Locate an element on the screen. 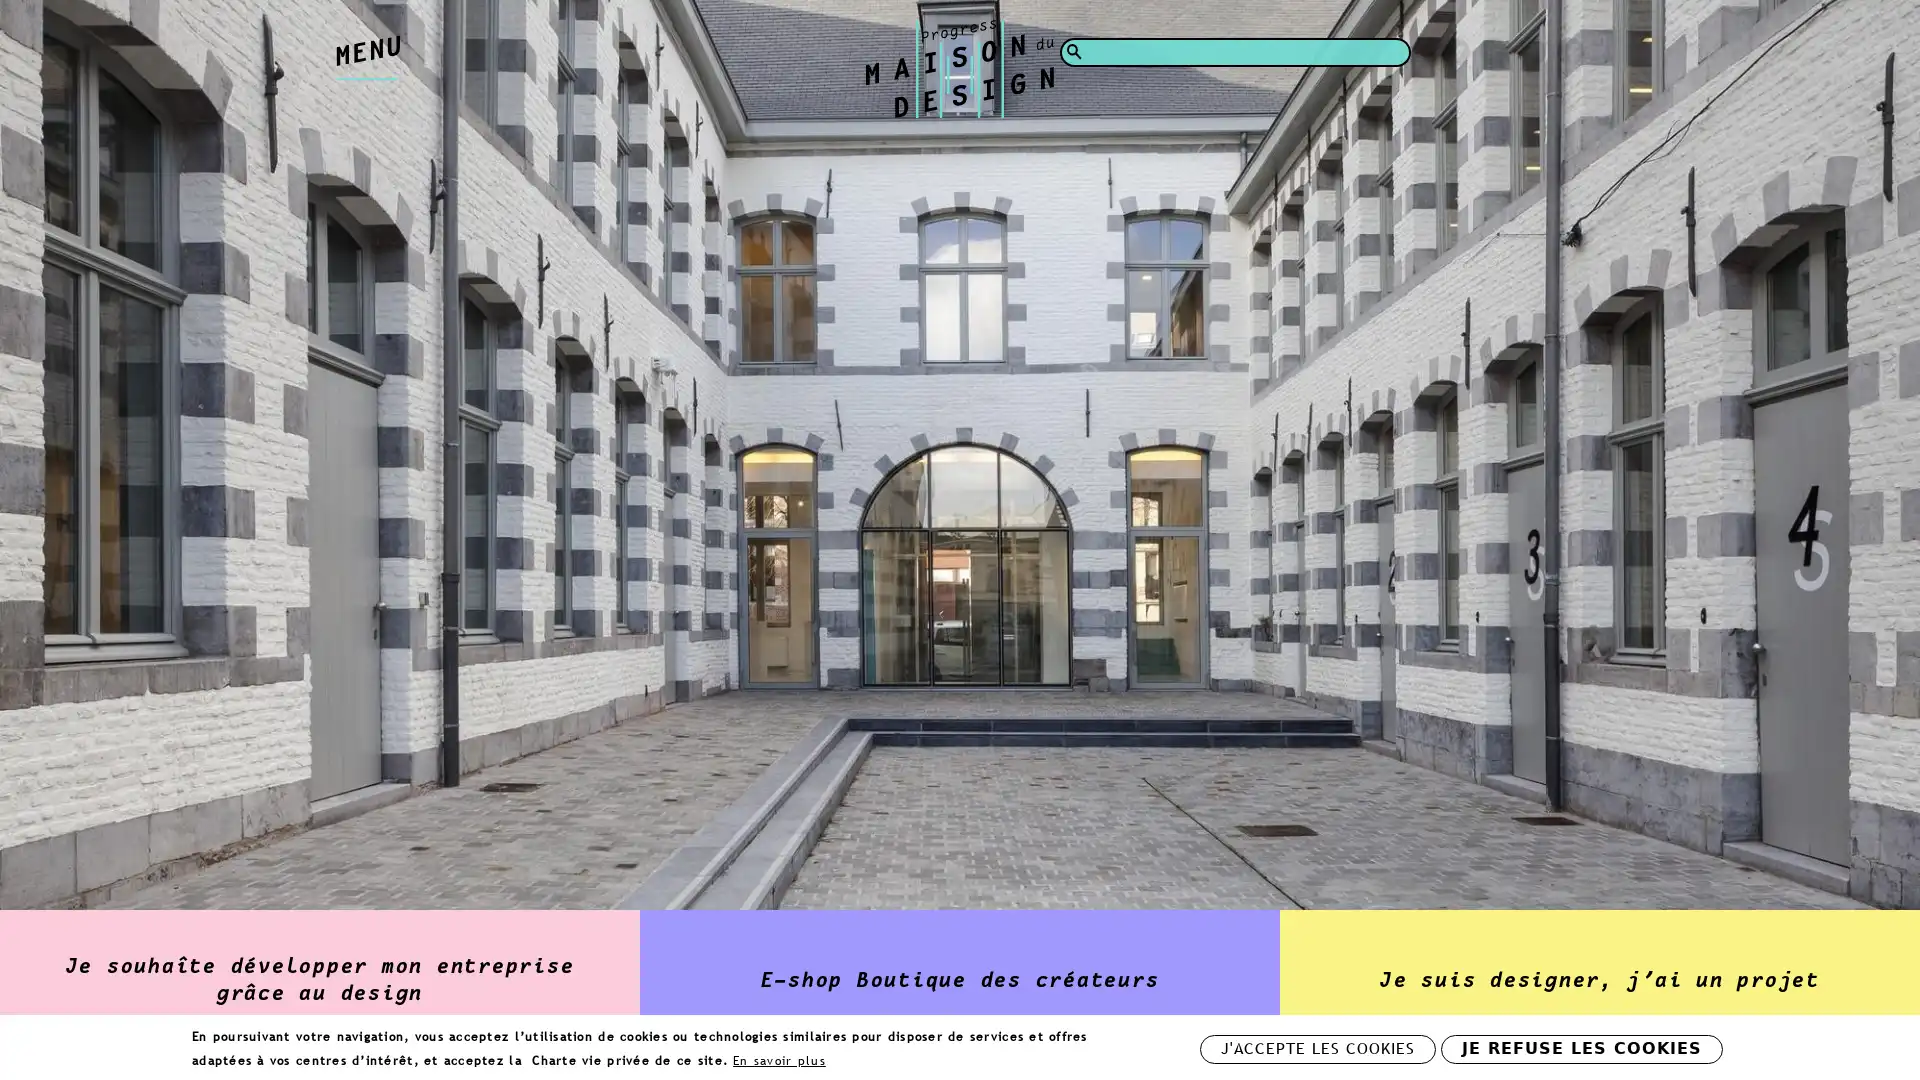  Rechercher is located at coordinates (1397, 53).